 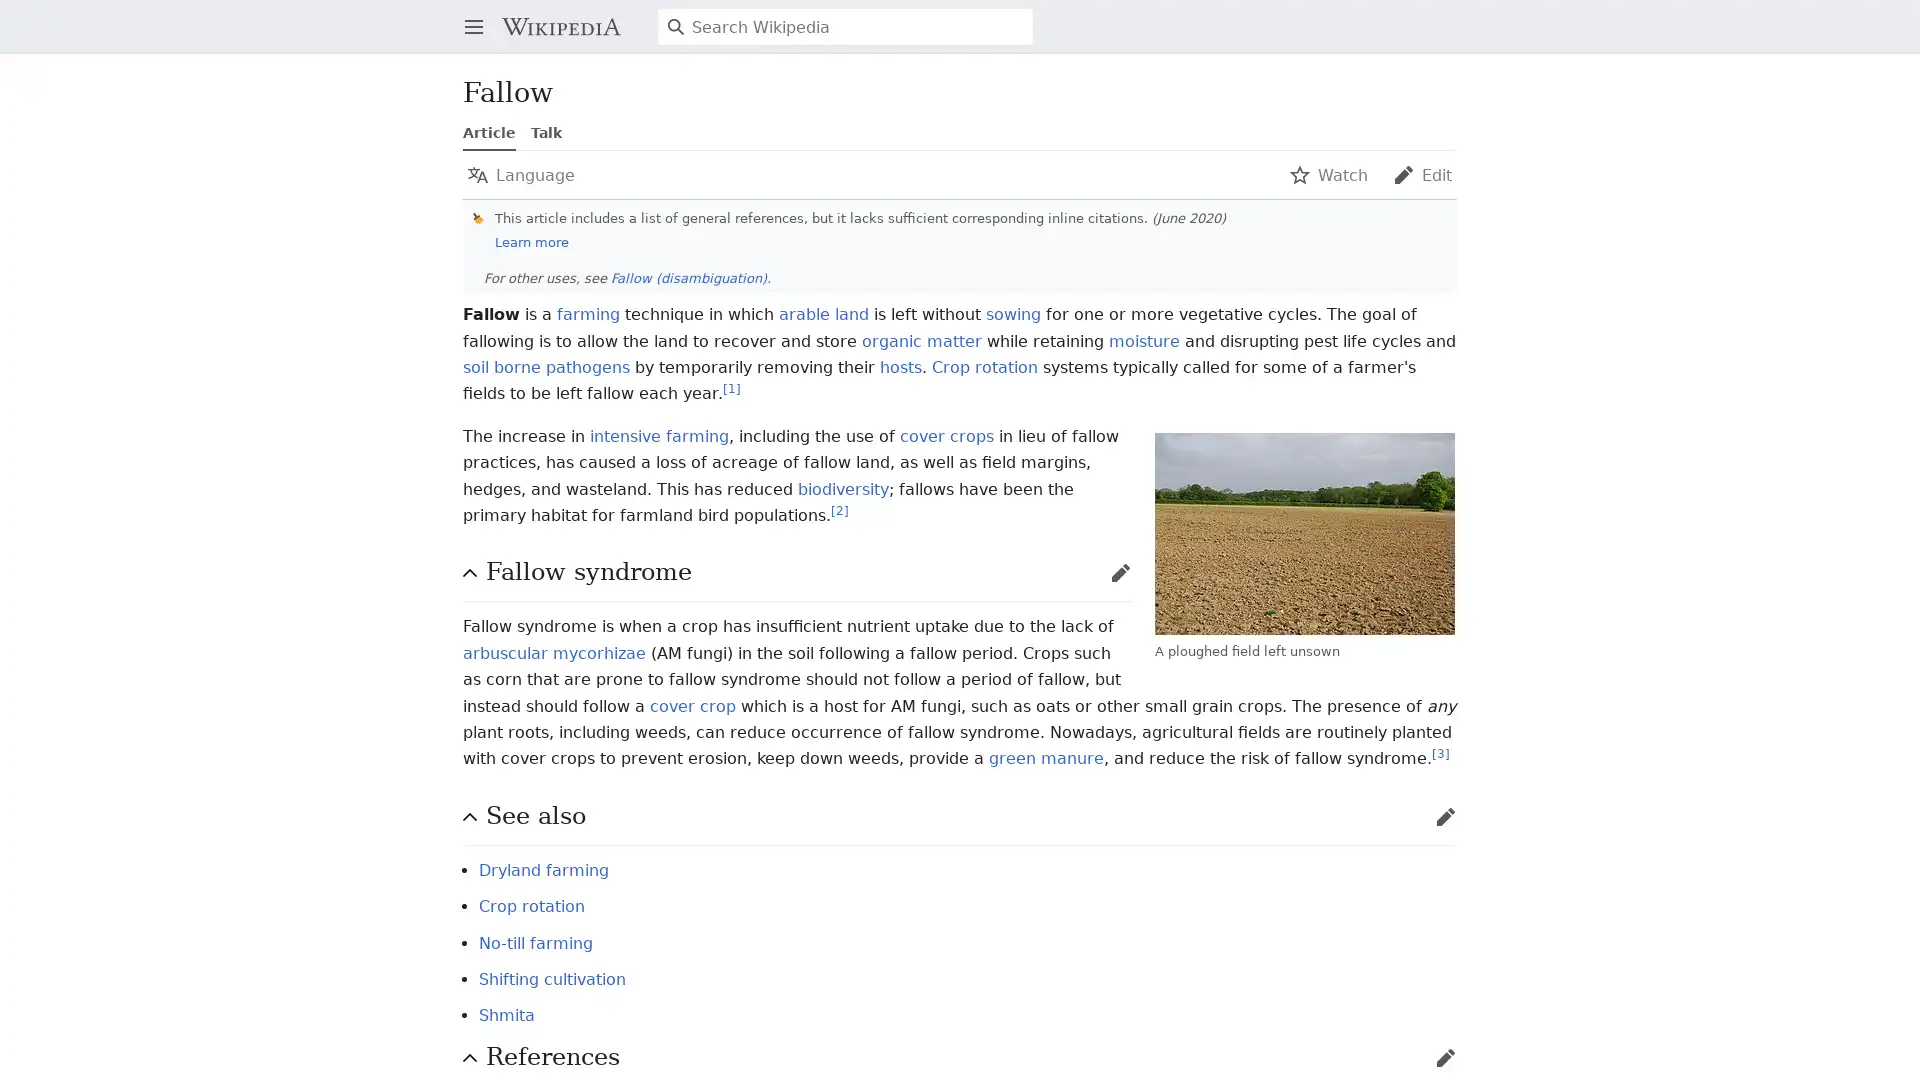 What do you see at coordinates (791, 573) in the screenshot?
I see `Fallow syndrome` at bounding box center [791, 573].